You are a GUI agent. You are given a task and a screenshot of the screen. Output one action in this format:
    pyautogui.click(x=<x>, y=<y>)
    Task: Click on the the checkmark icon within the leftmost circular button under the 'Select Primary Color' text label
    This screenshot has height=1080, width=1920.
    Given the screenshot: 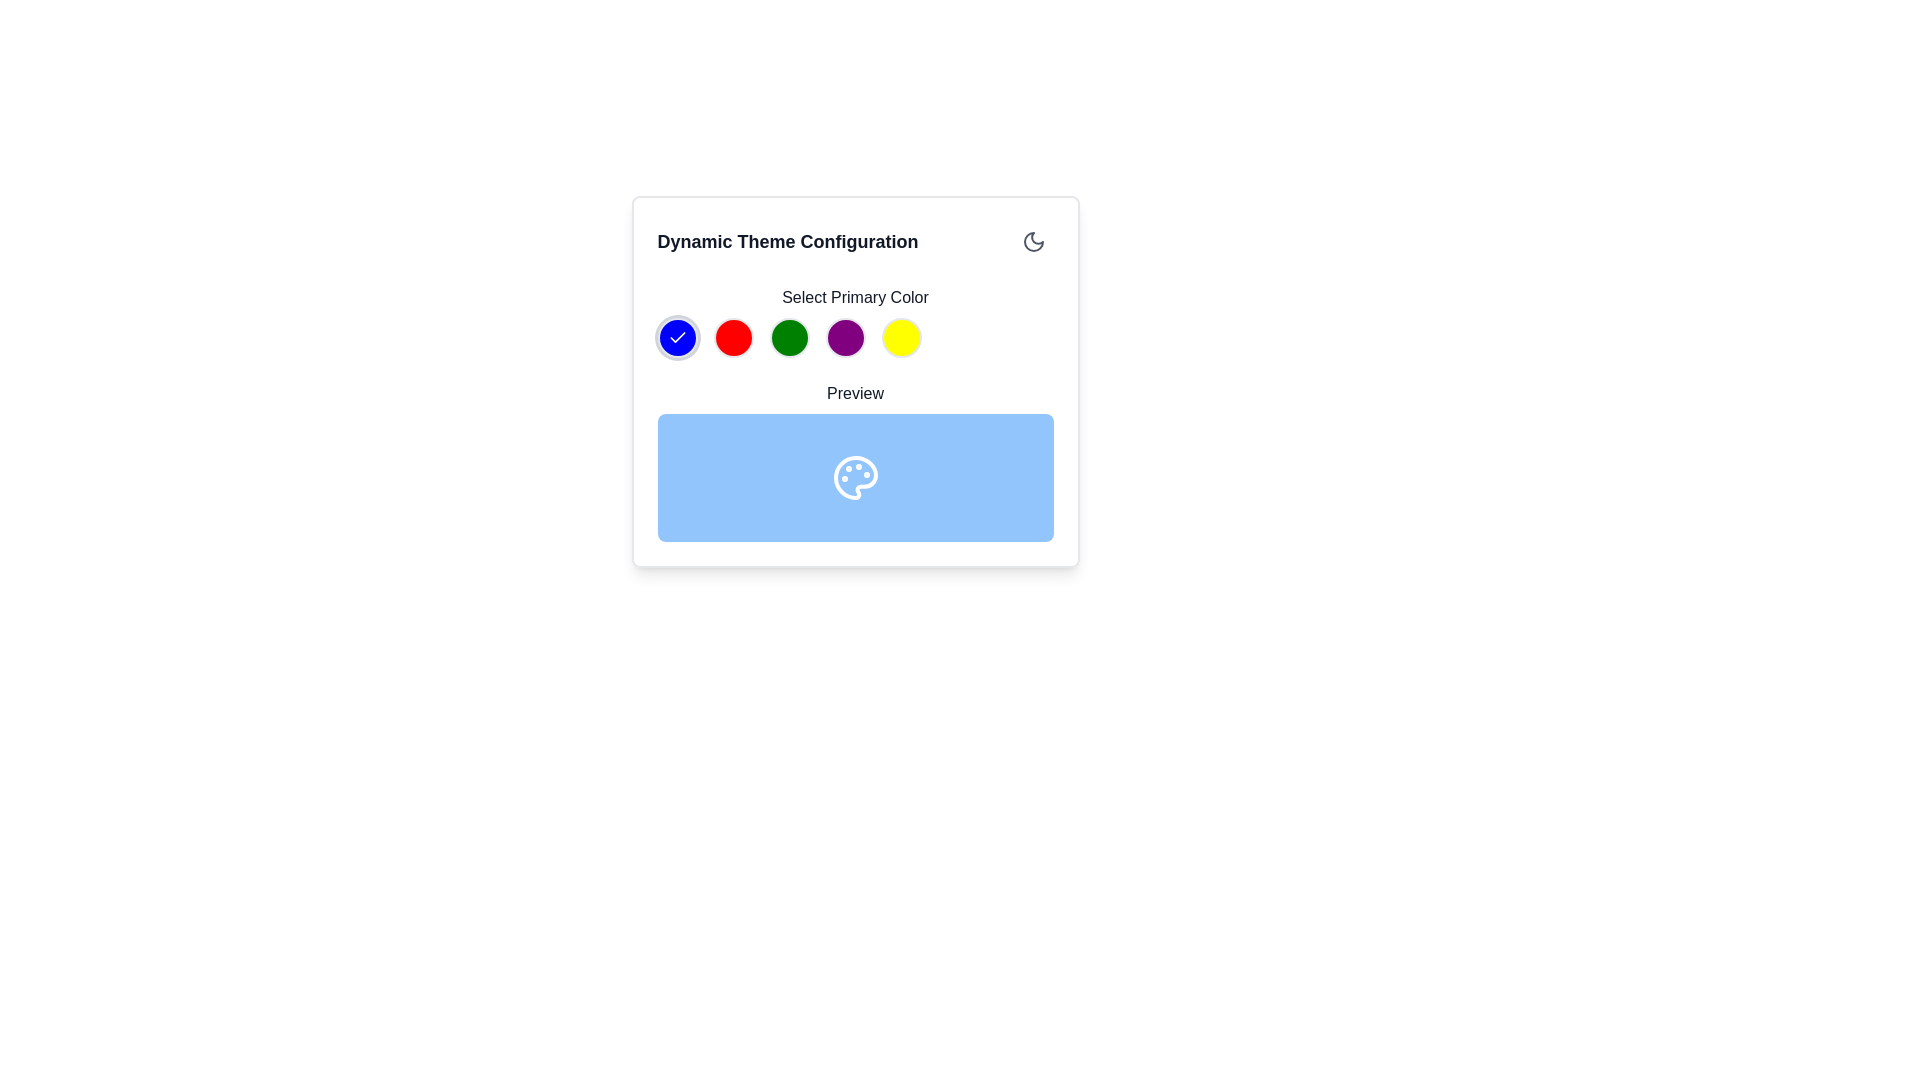 What is the action you would take?
    pyautogui.click(x=677, y=336)
    